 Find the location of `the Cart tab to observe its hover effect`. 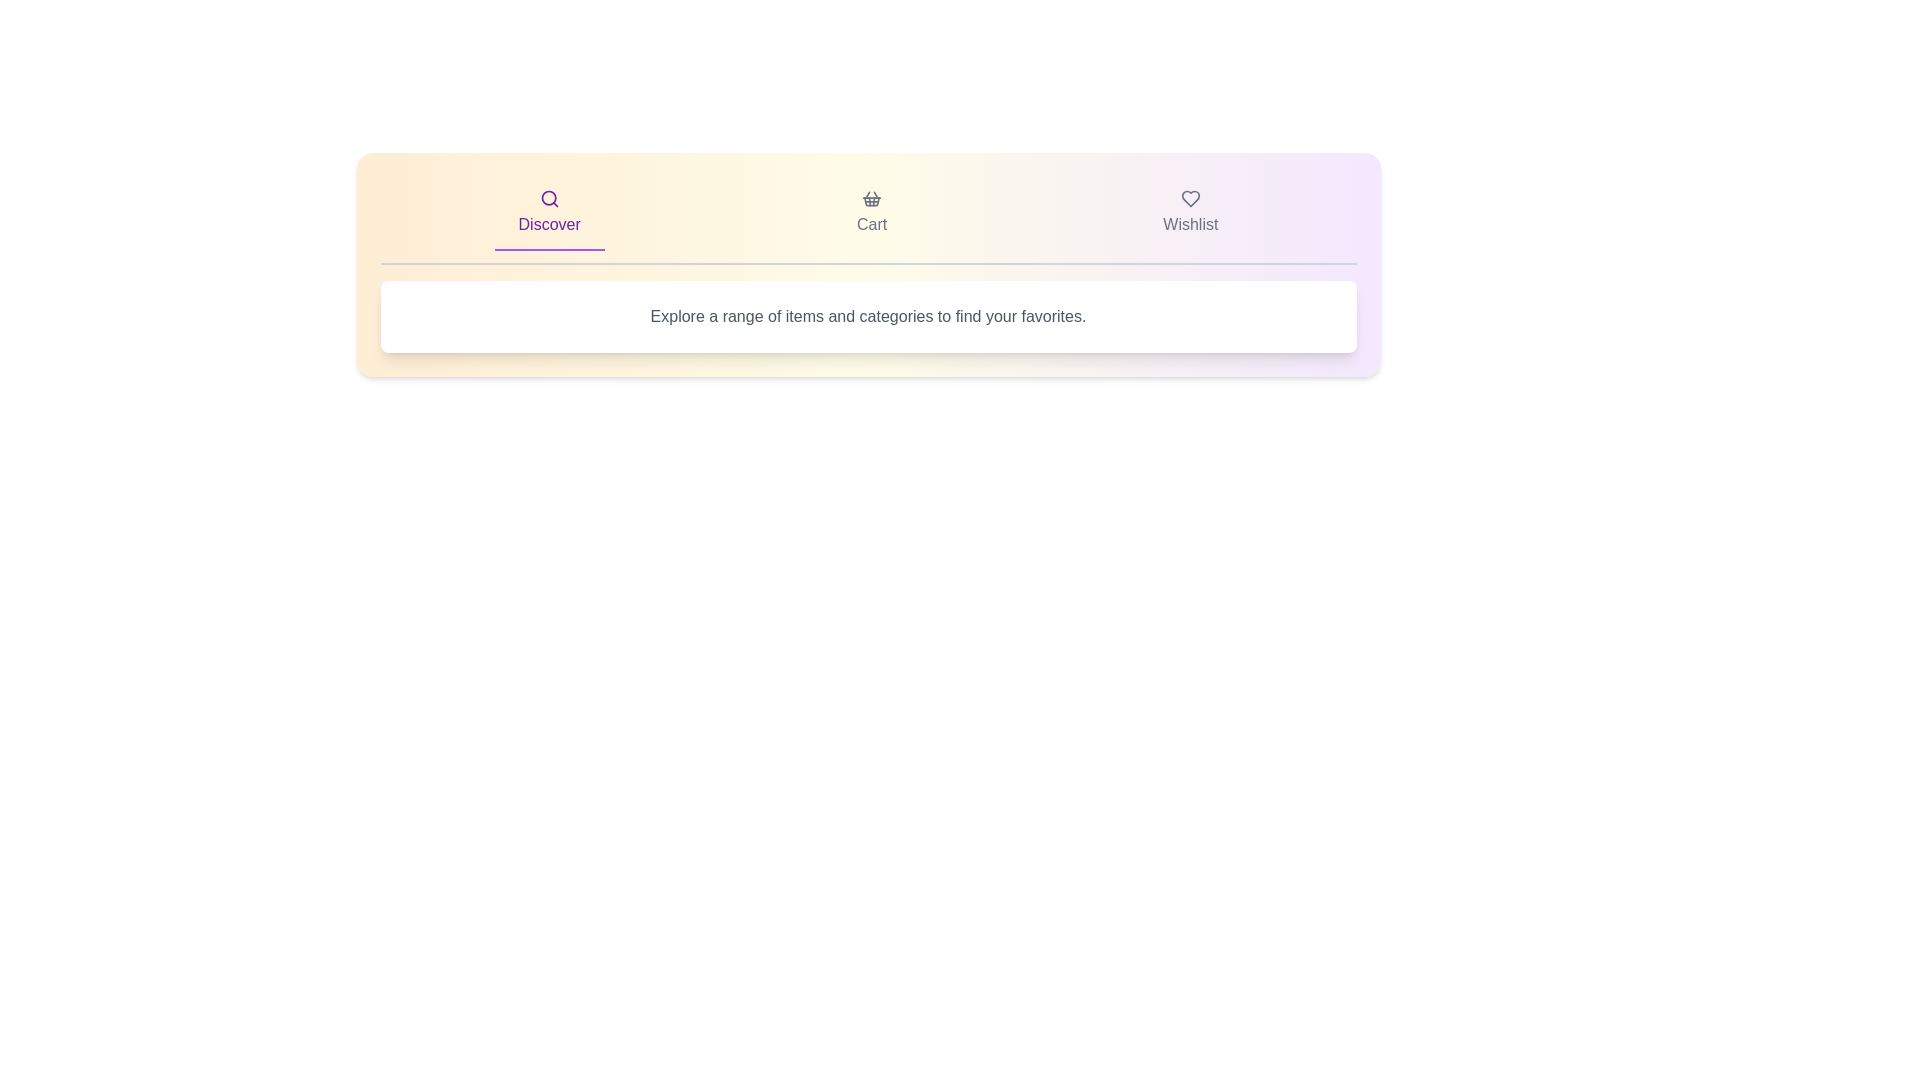

the Cart tab to observe its hover effect is located at coordinates (872, 213).